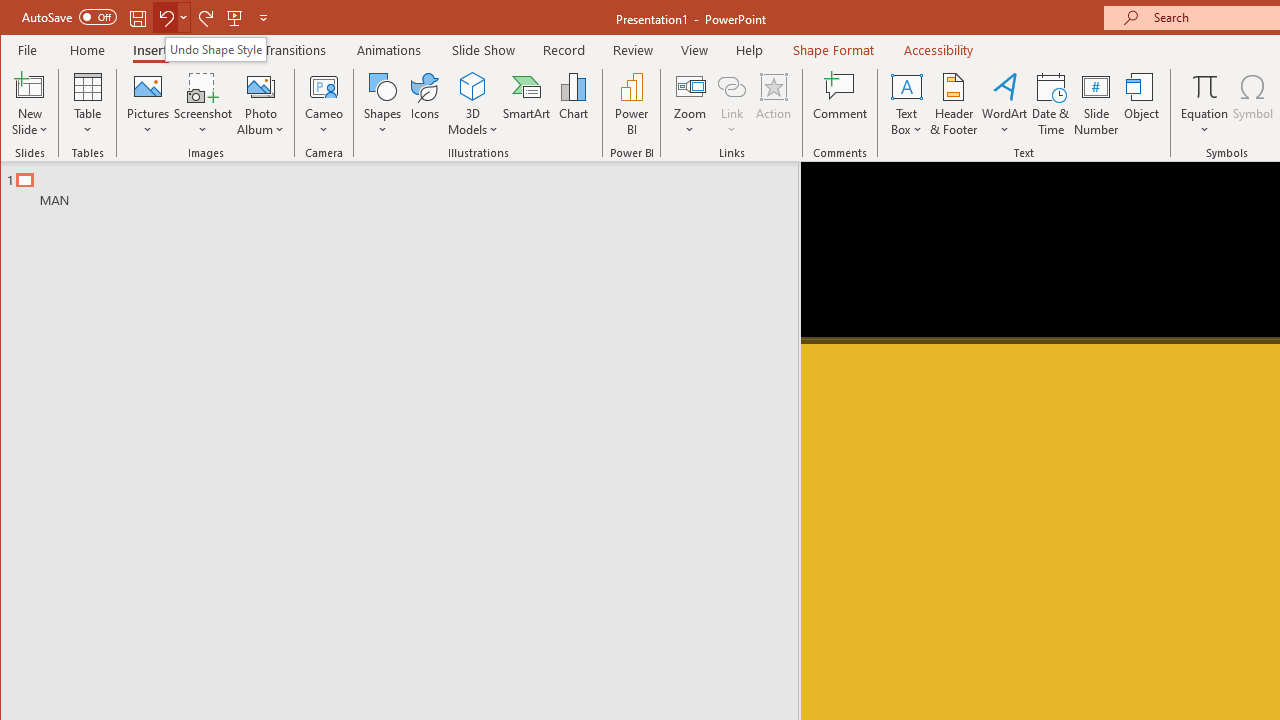  What do you see at coordinates (203, 104) in the screenshot?
I see `'Screenshot'` at bounding box center [203, 104].